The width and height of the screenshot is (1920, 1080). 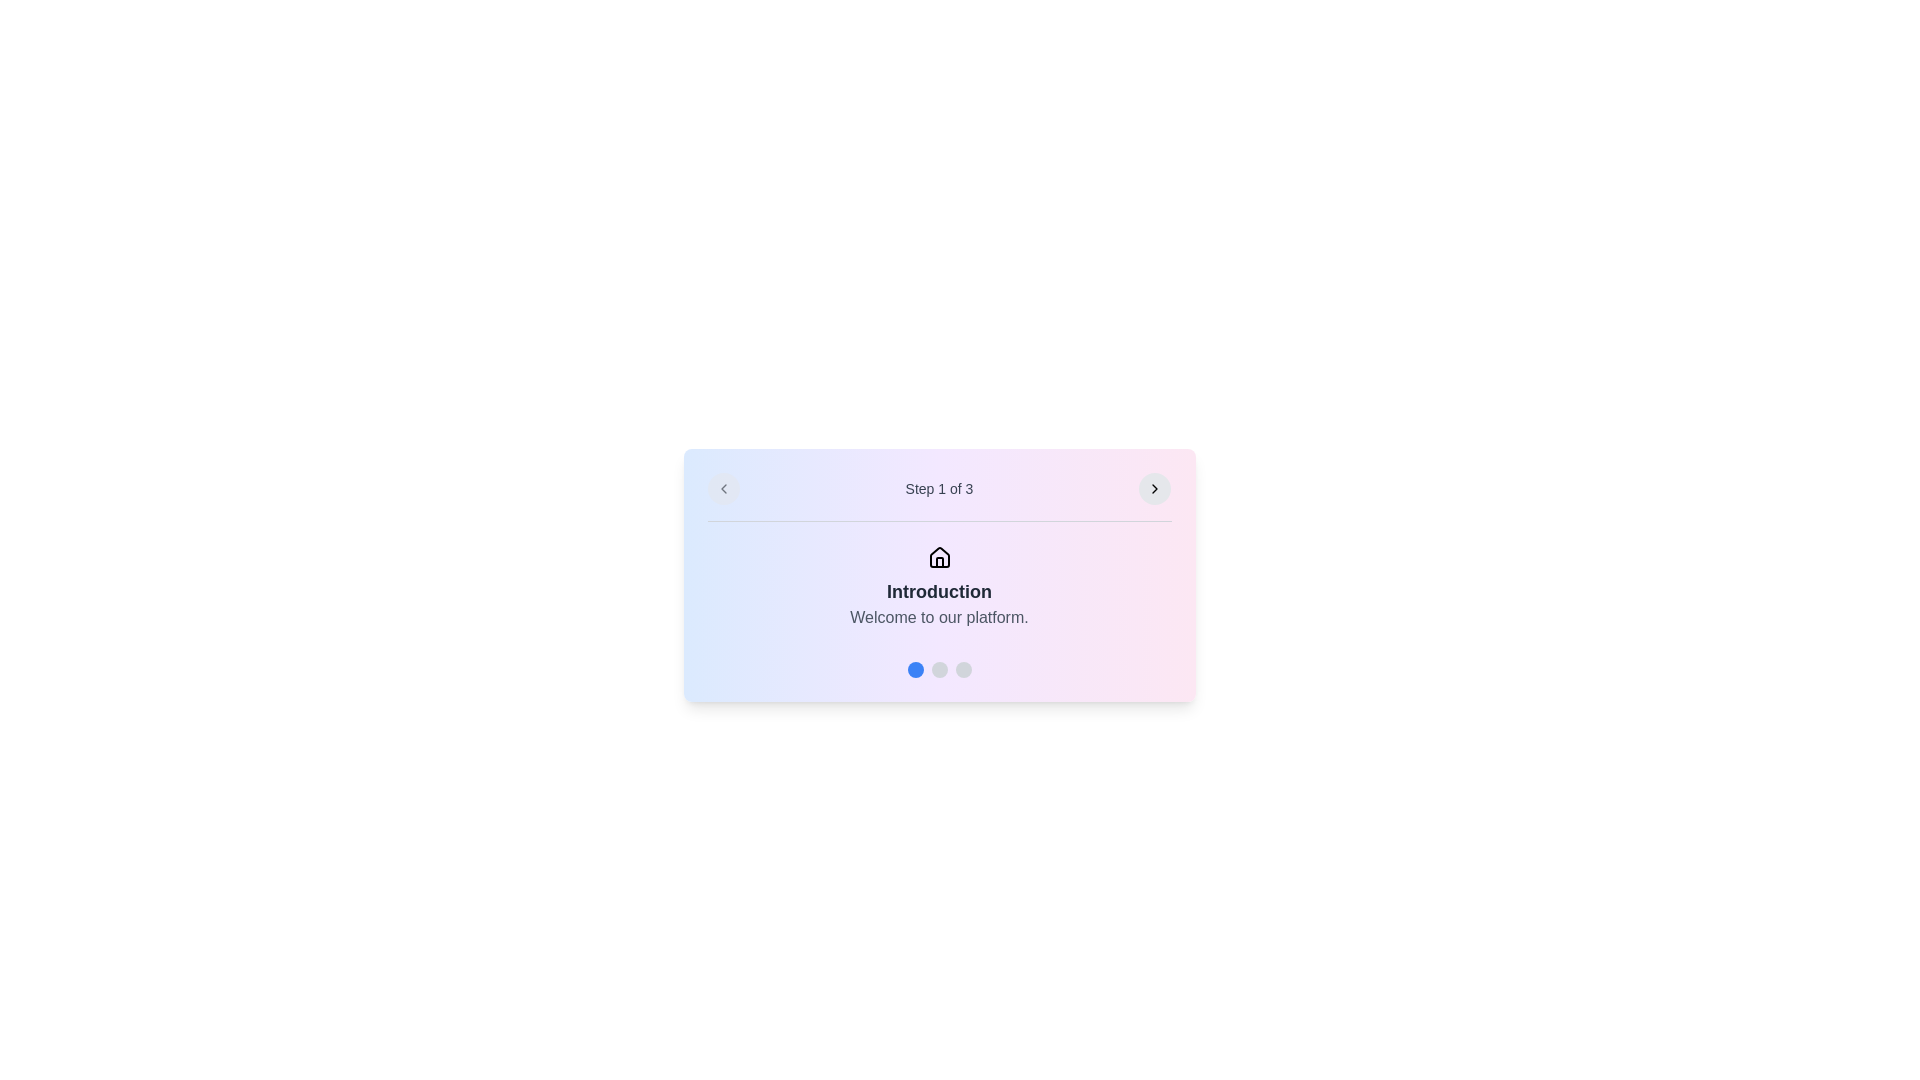 I want to click on the chevron-right icon located at the top-right corner of the navigation header to proceed to the next step, so click(x=1155, y=489).